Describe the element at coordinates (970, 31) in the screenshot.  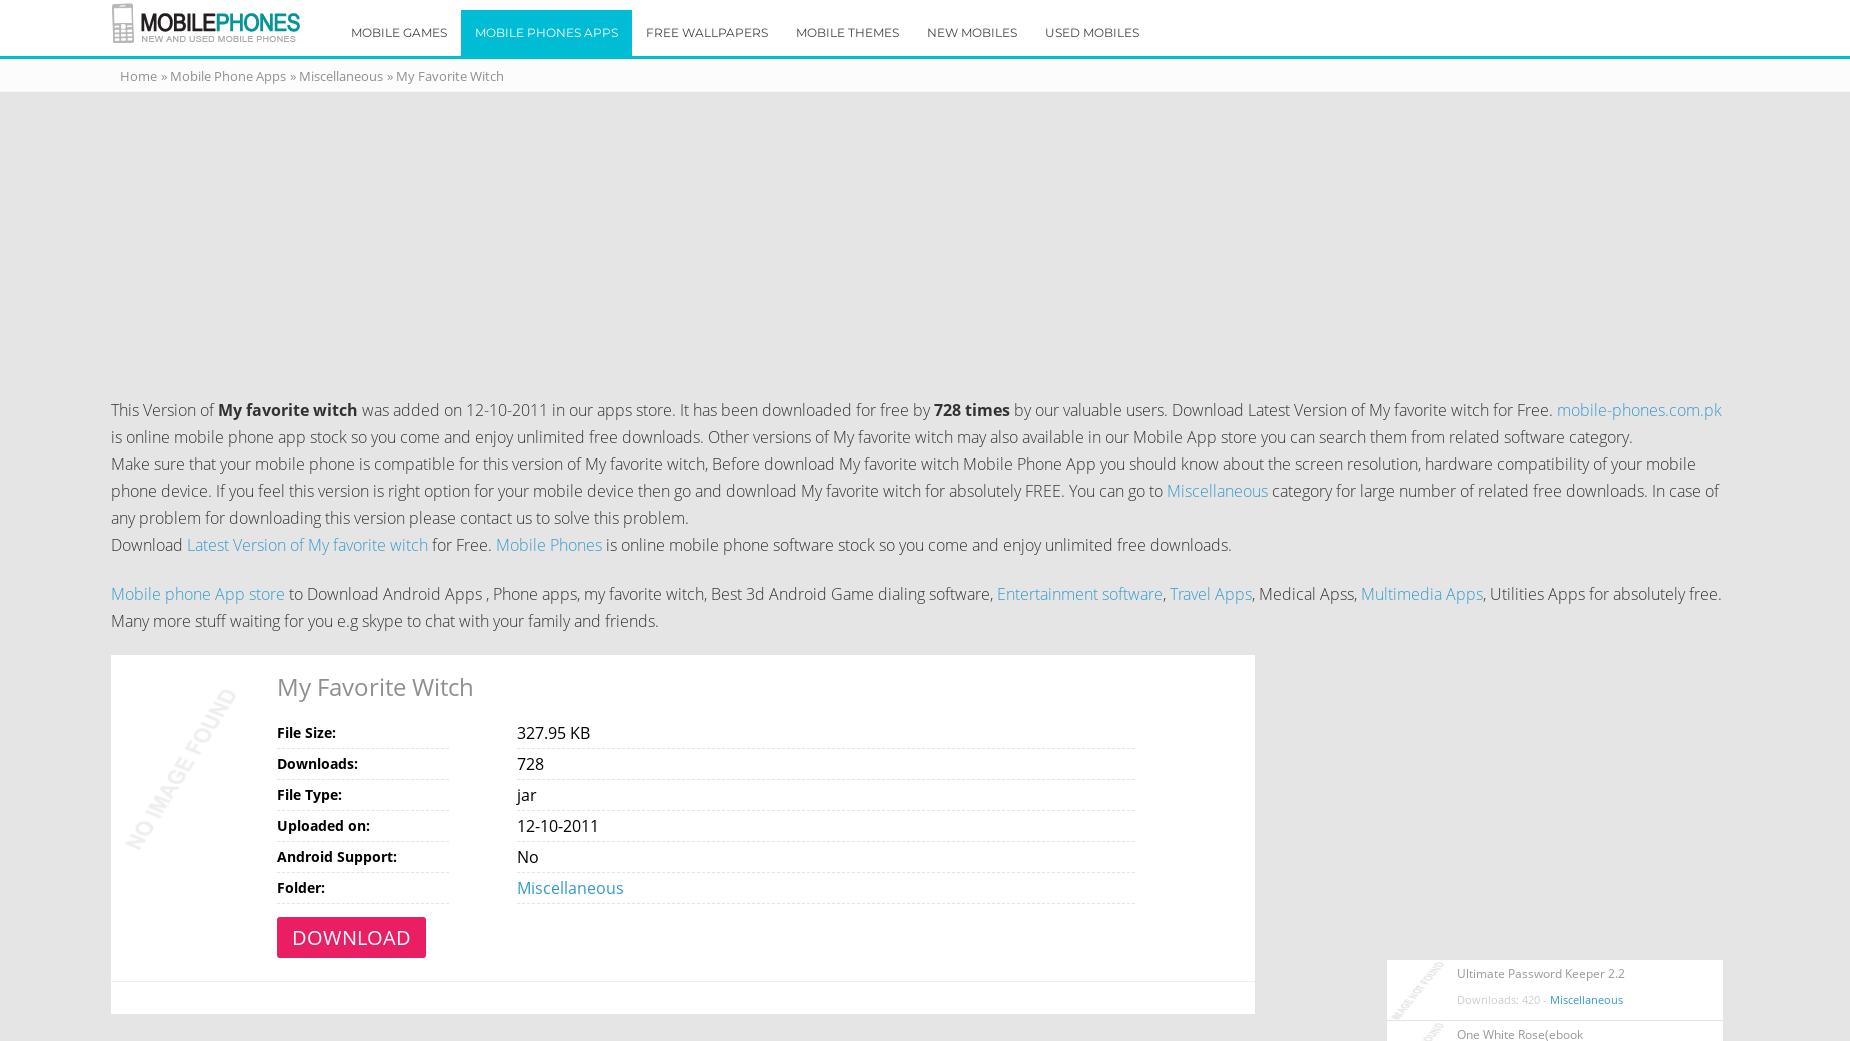
I see `'new mobiles'` at that location.